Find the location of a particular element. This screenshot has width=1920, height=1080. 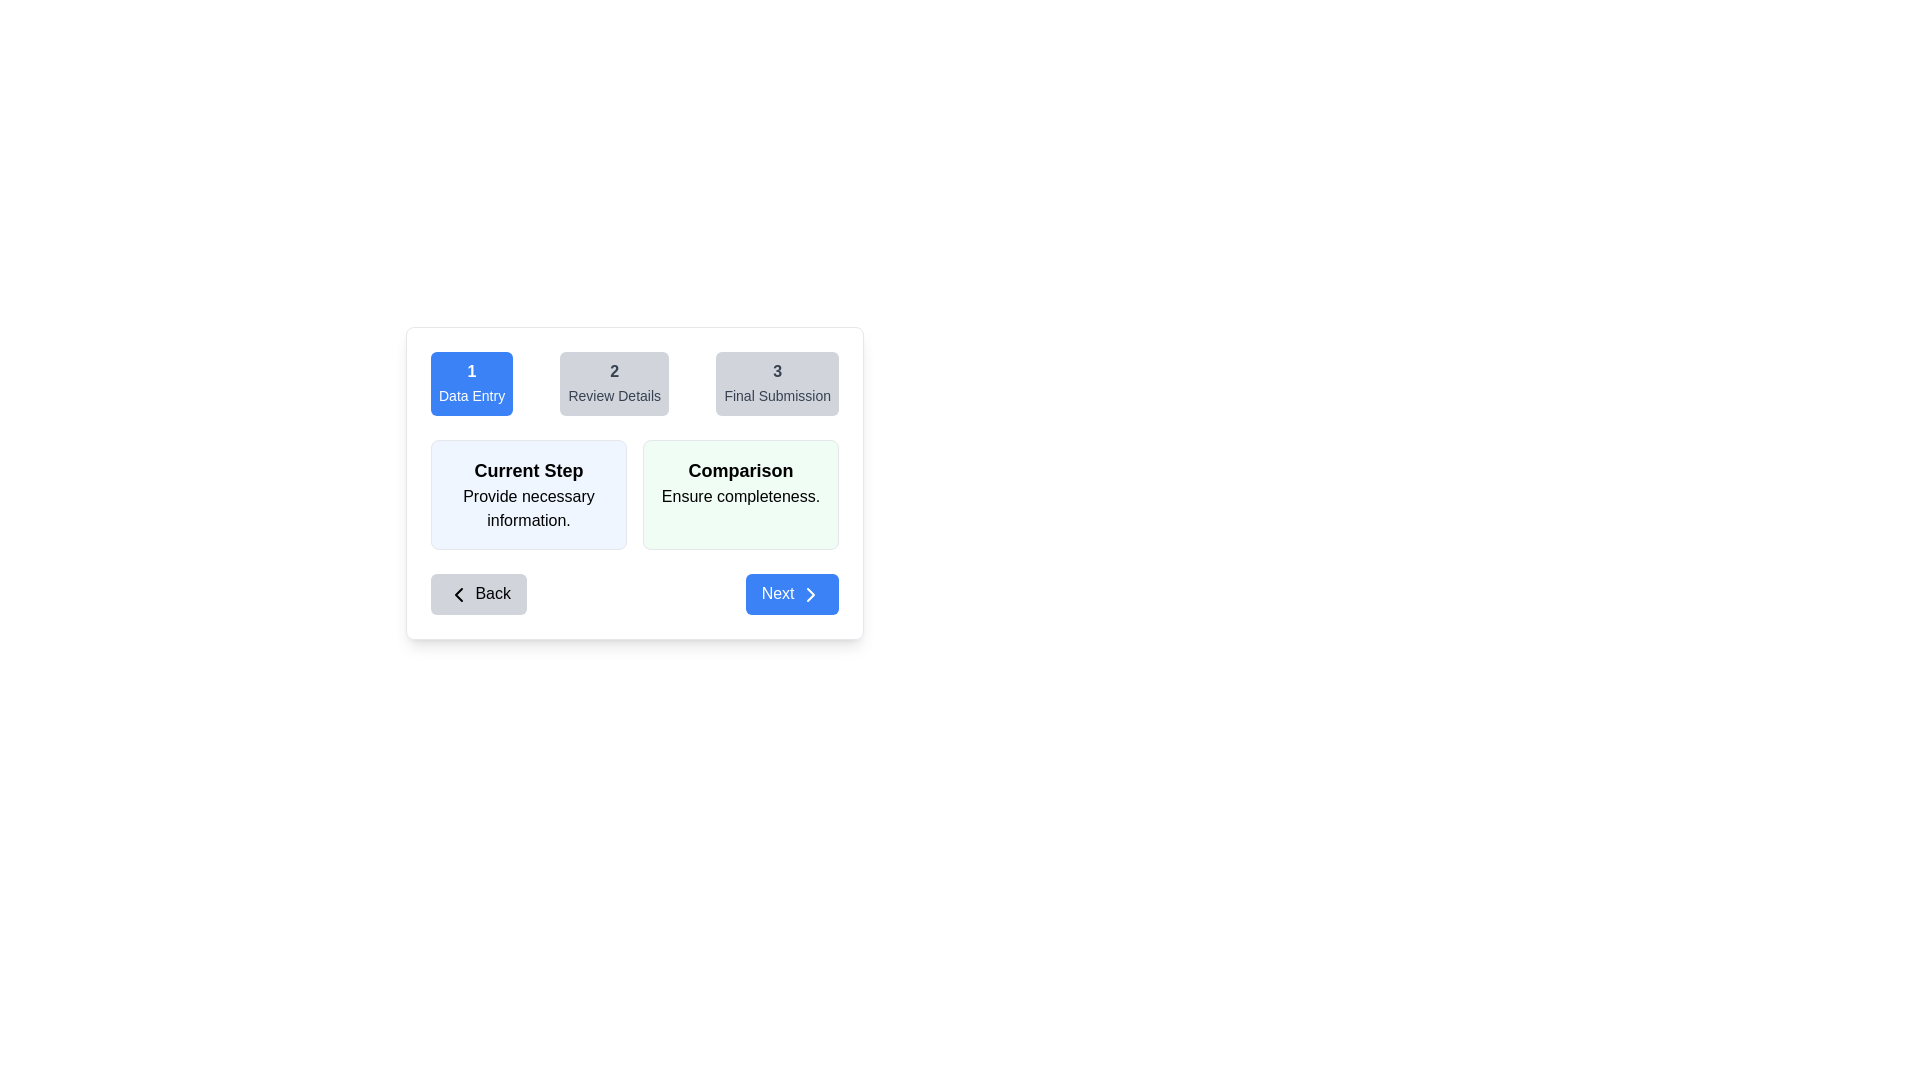

the static text element representing step '3' in the multi-step navigation process, located above 'Final Submission' is located at coordinates (776, 371).